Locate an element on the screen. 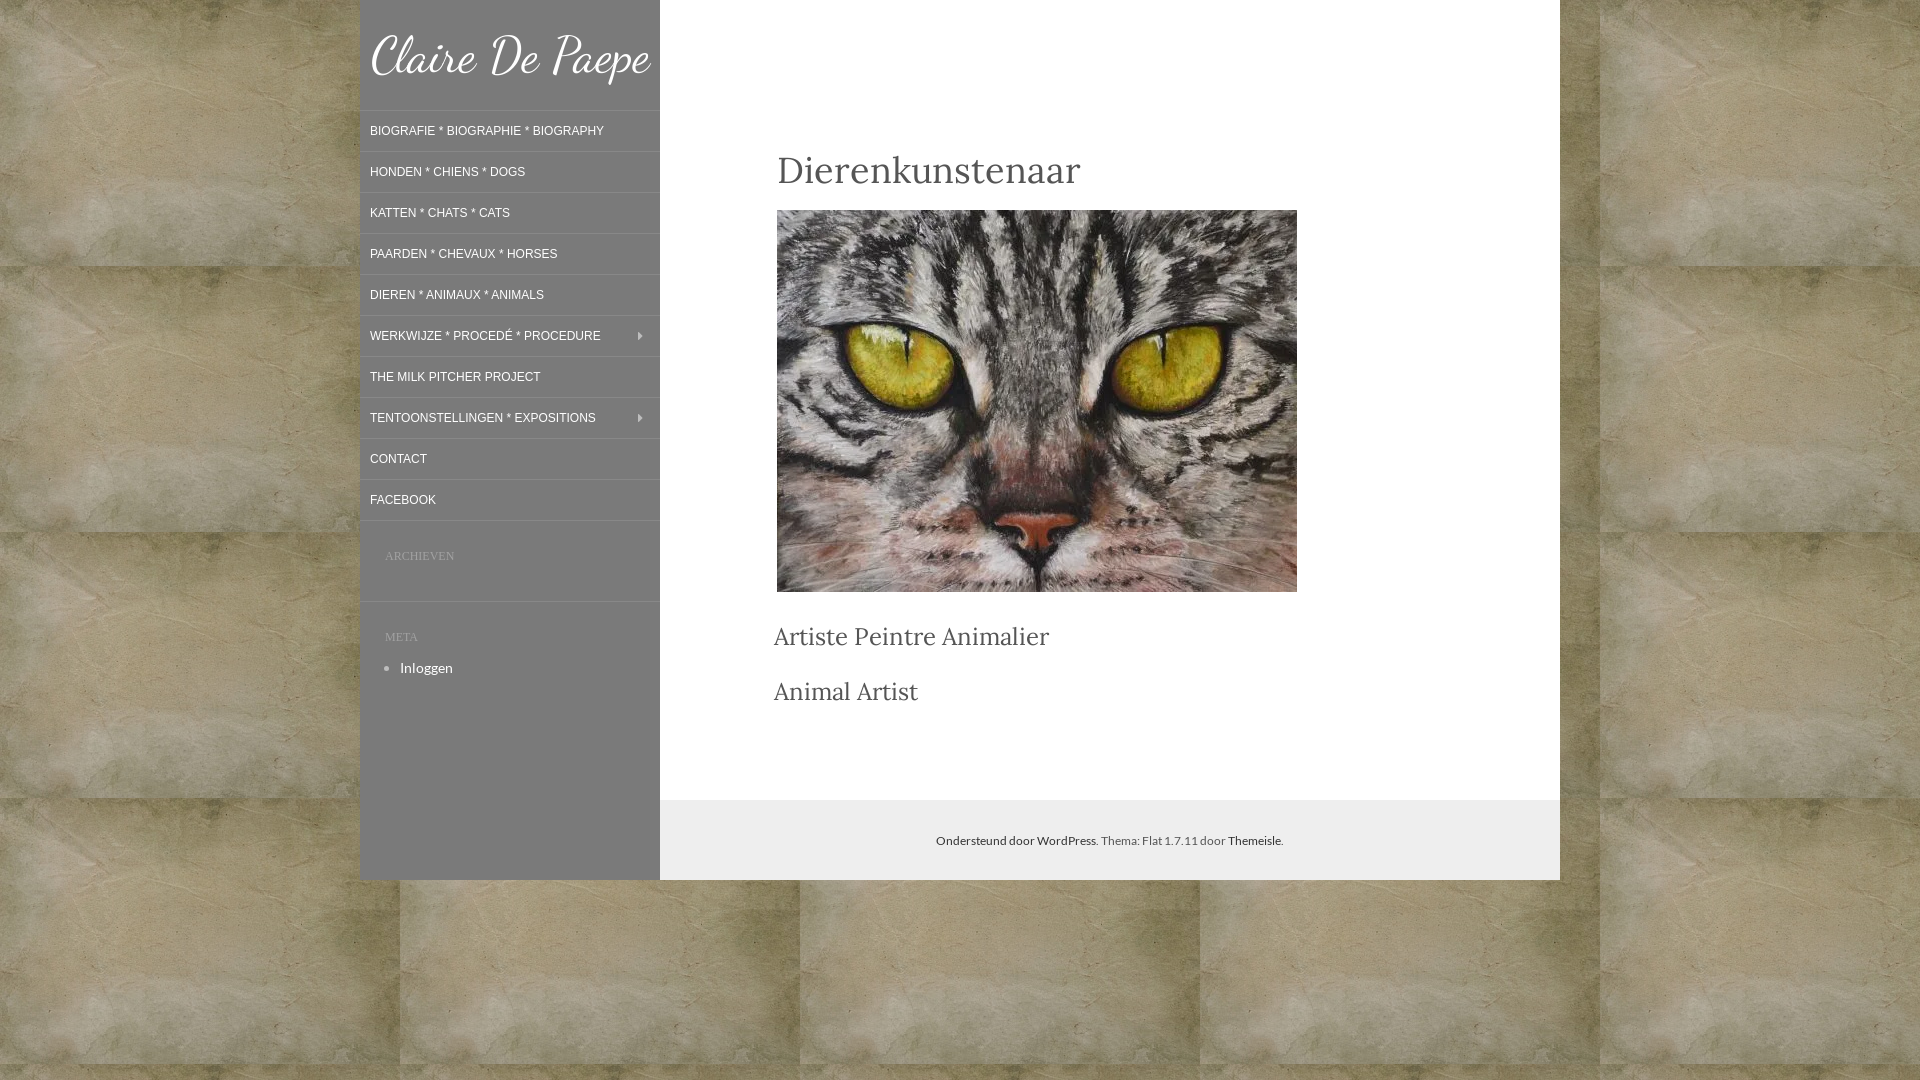 Image resolution: width=1920 pixels, height=1080 pixels. 'PAARDEN * CHEVAUX * HORSES' is located at coordinates (463, 253).